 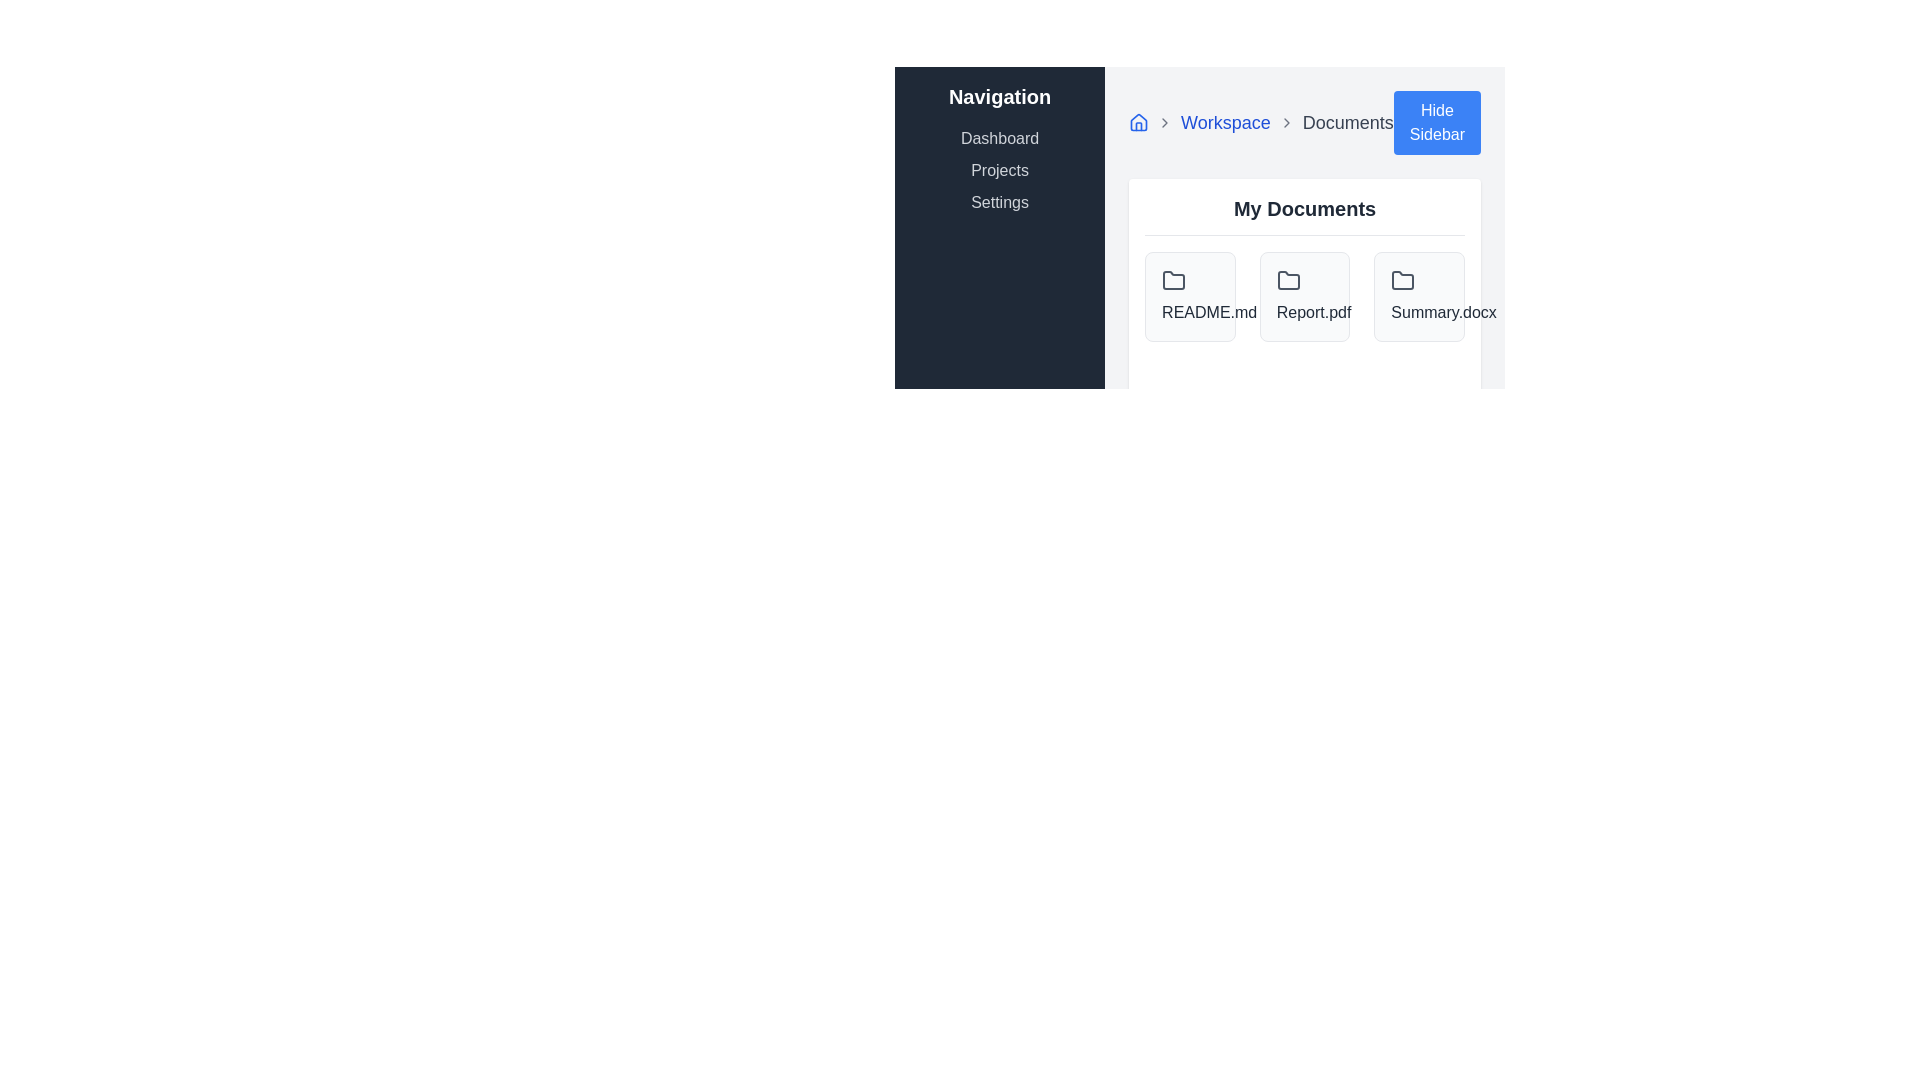 I want to click on the folder icon representing the document 'Summary.docx', which is the third icon in the 'My Documents' section, located at the top-left corner above the text 'Summary.docx', so click(x=1402, y=281).